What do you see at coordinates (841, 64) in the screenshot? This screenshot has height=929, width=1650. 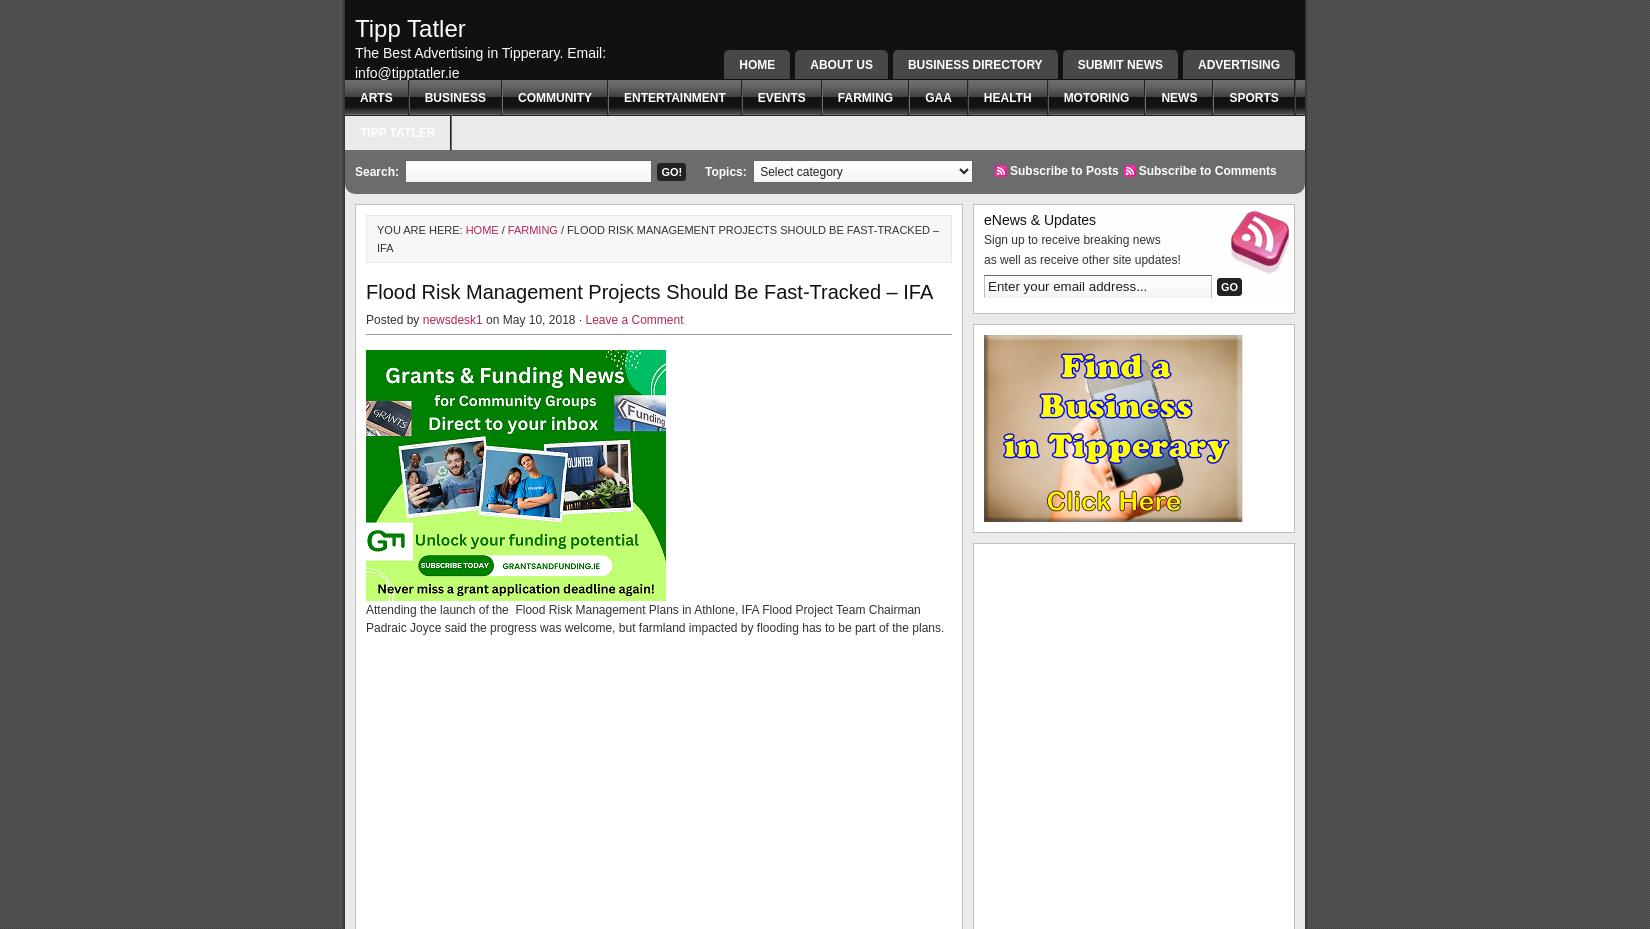 I see `'About us'` at bounding box center [841, 64].